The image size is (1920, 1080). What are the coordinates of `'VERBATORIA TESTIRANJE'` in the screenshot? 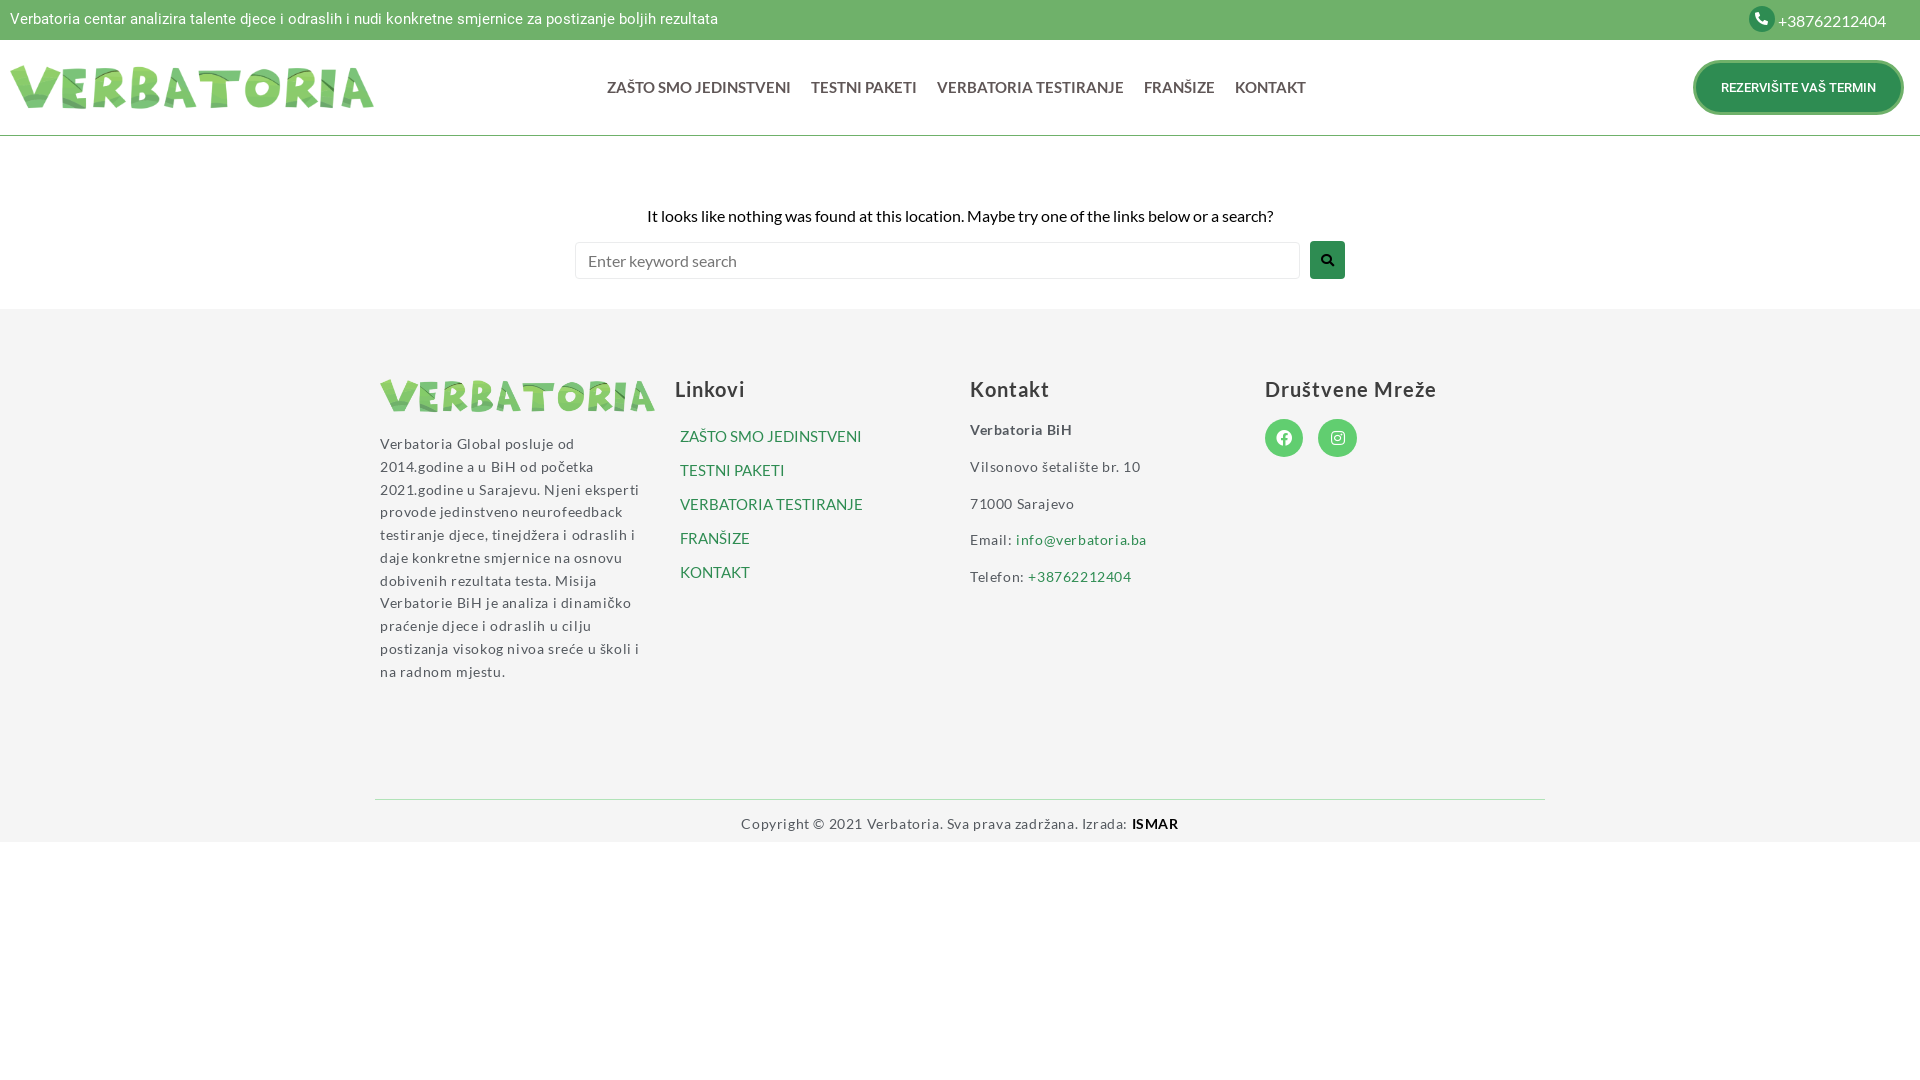 It's located at (807, 503).